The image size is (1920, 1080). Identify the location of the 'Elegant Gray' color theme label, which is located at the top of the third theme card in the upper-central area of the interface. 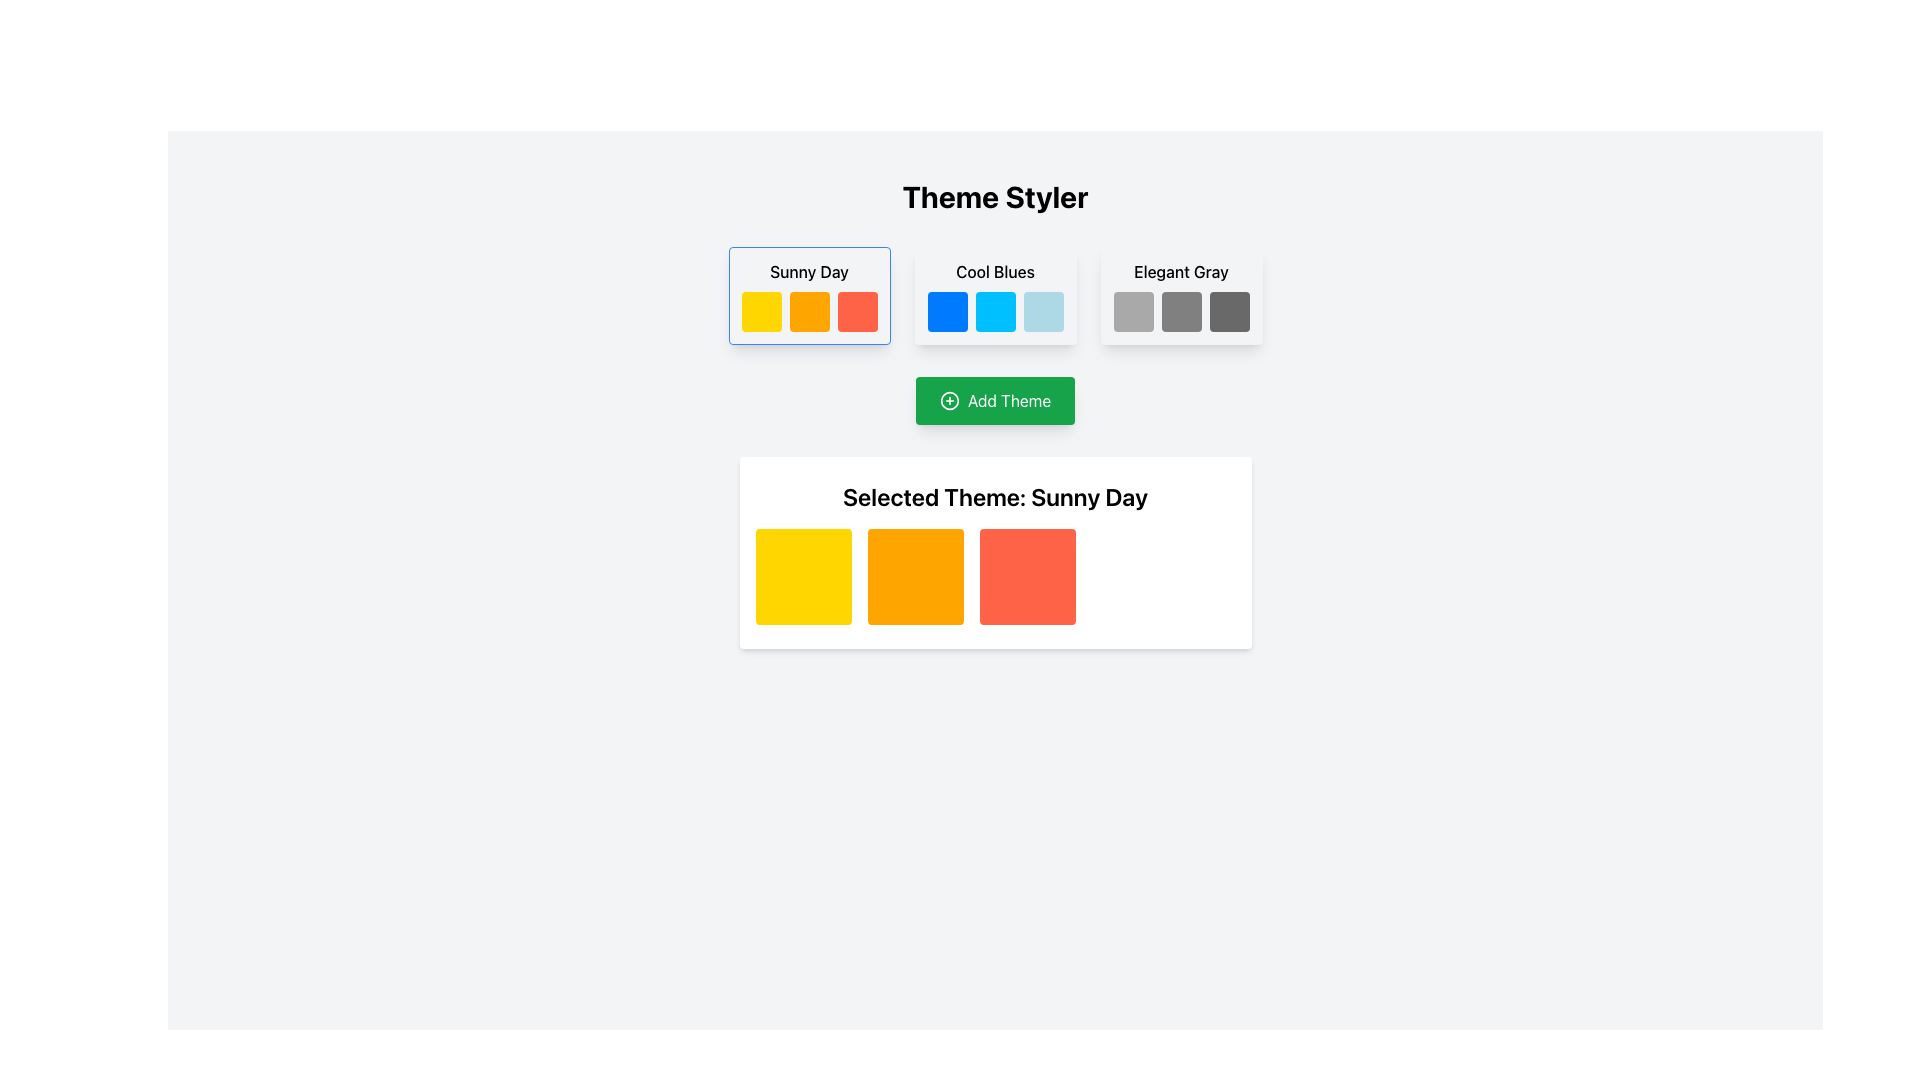
(1181, 272).